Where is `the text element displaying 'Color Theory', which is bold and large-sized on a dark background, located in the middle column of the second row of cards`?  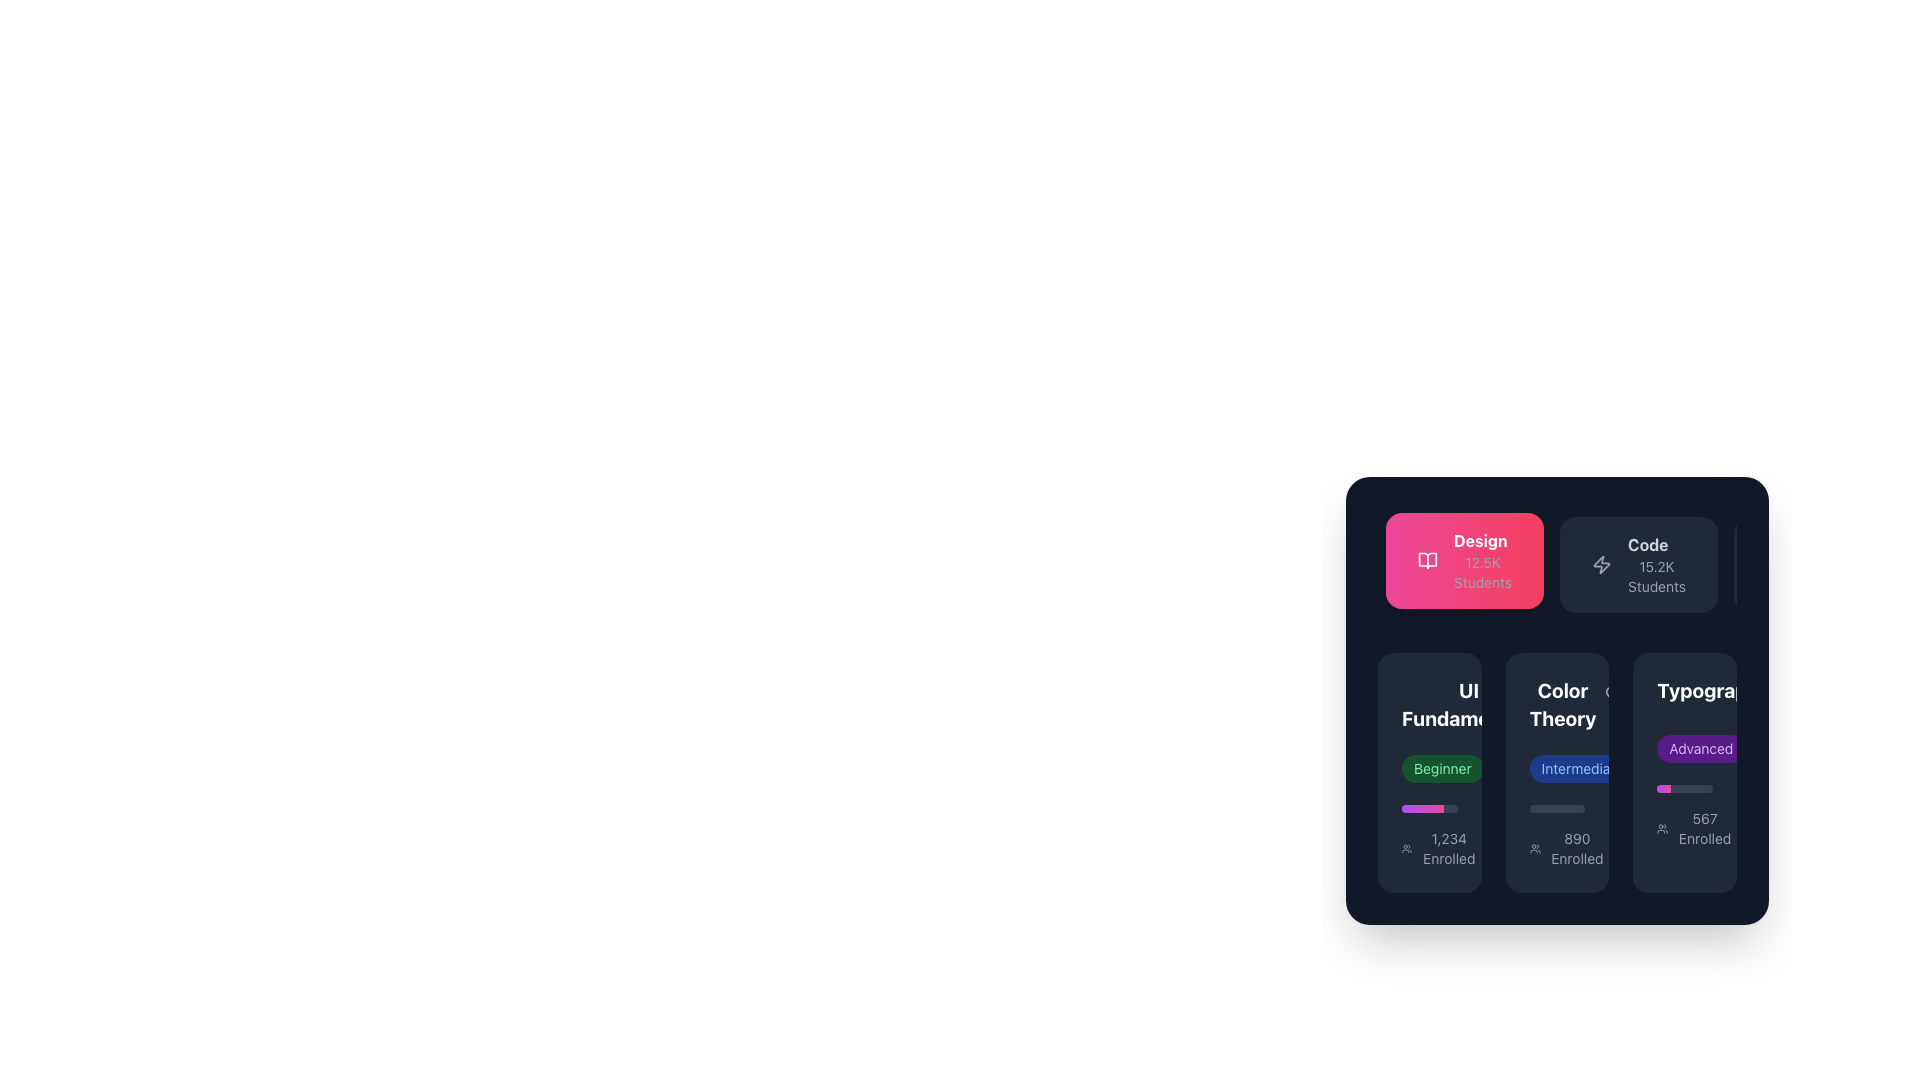
the text element displaying 'Color Theory', which is bold and large-sized on a dark background, located in the middle column of the second row of cards is located at coordinates (1562, 704).